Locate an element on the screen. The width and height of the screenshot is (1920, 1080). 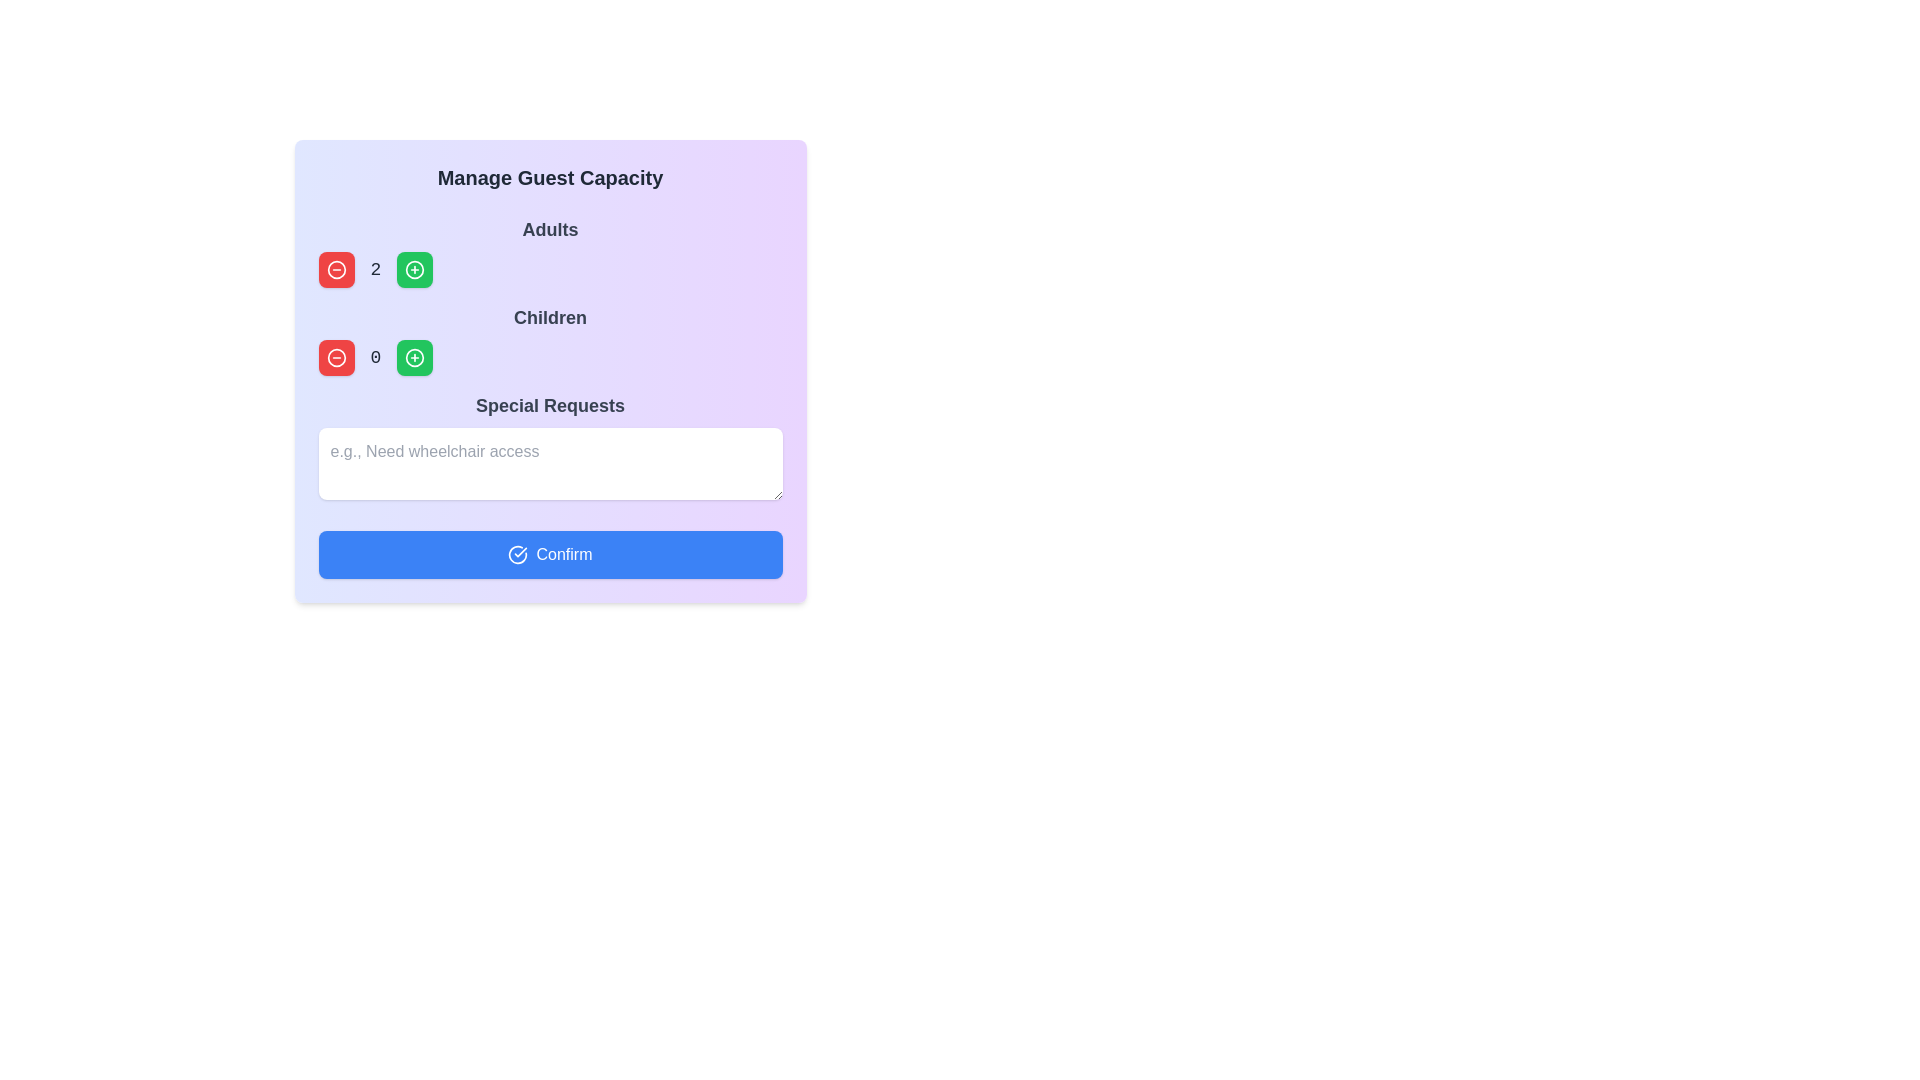
the red rounded rectangle button with a white circular icon containing a horizontal line, located in the second row under the 'Children' label, to observe its hover effect is located at coordinates (336, 357).